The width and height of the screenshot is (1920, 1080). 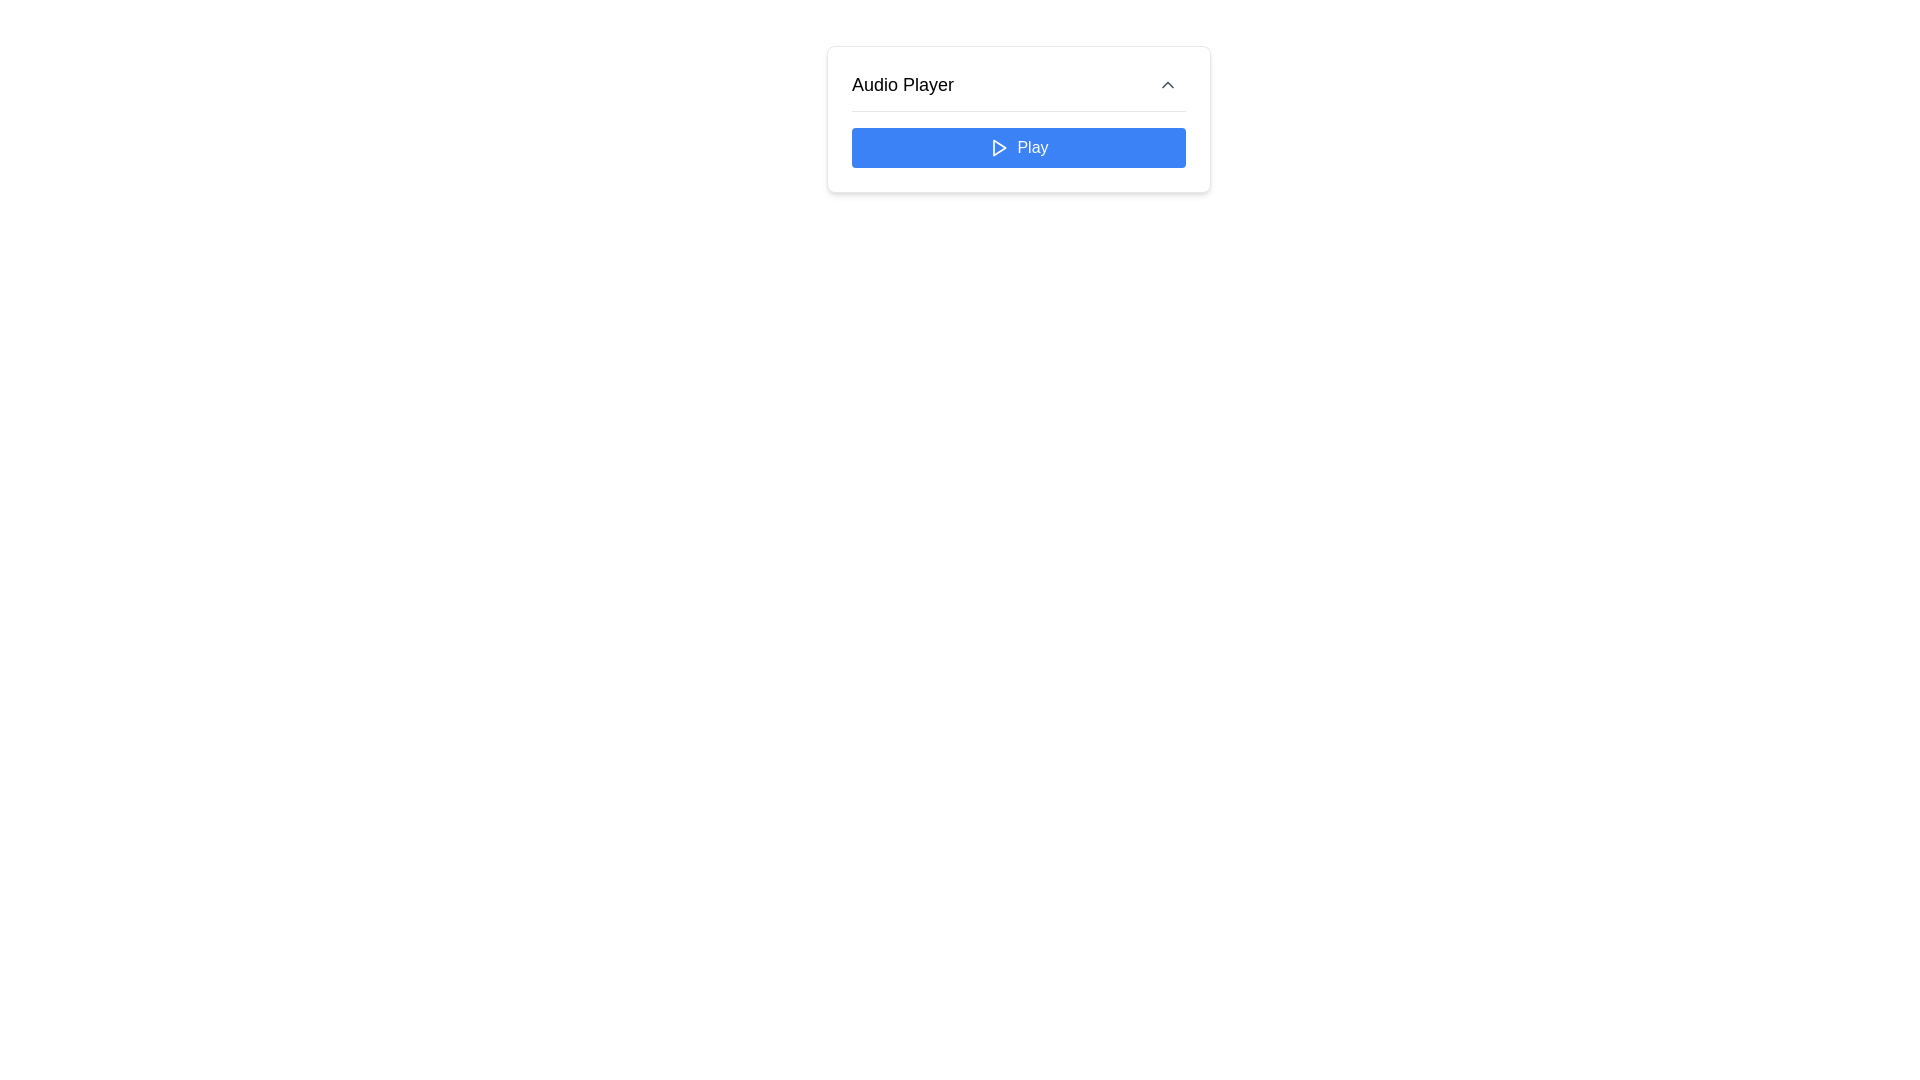 What do you see at coordinates (1018, 146) in the screenshot?
I see `the audio playback button located below the 'Audio Player' header, which is the only interactive element in the area` at bounding box center [1018, 146].